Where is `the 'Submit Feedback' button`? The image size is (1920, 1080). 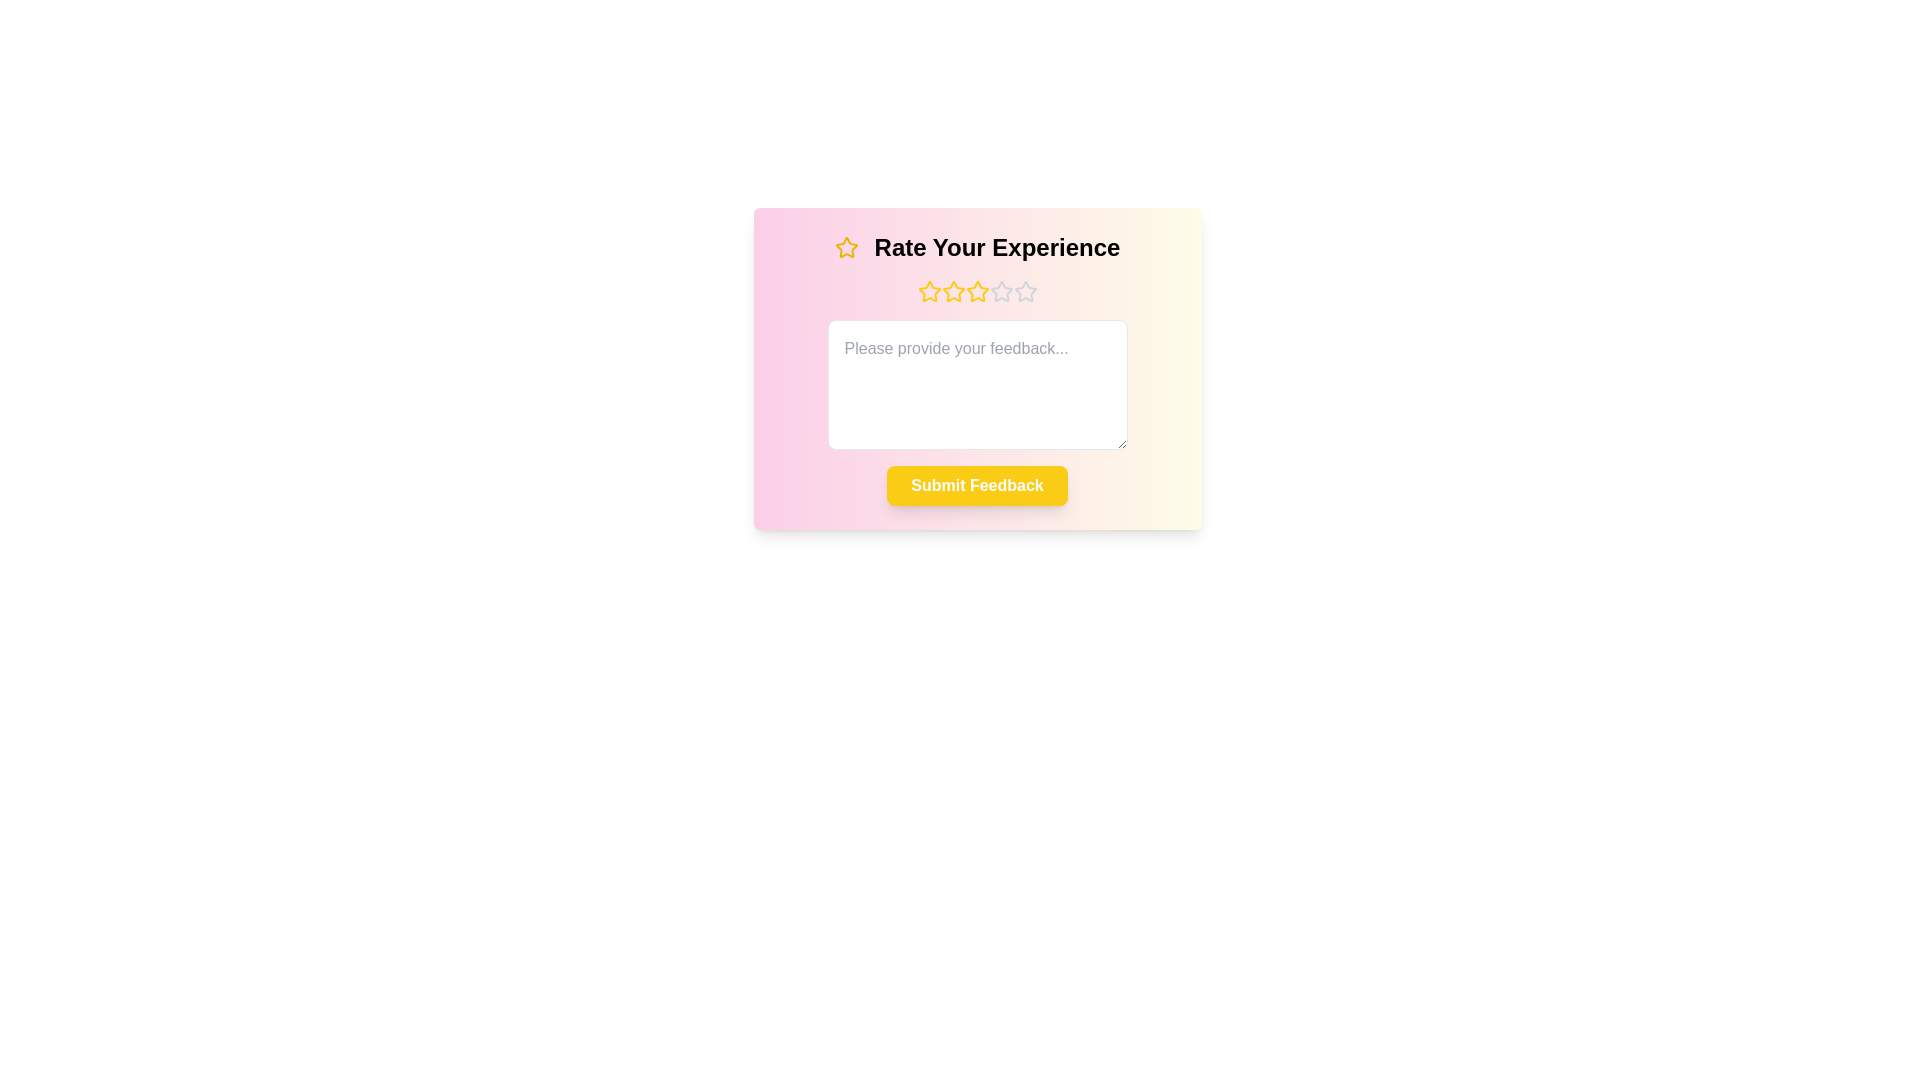
the 'Submit Feedback' button is located at coordinates (977, 486).